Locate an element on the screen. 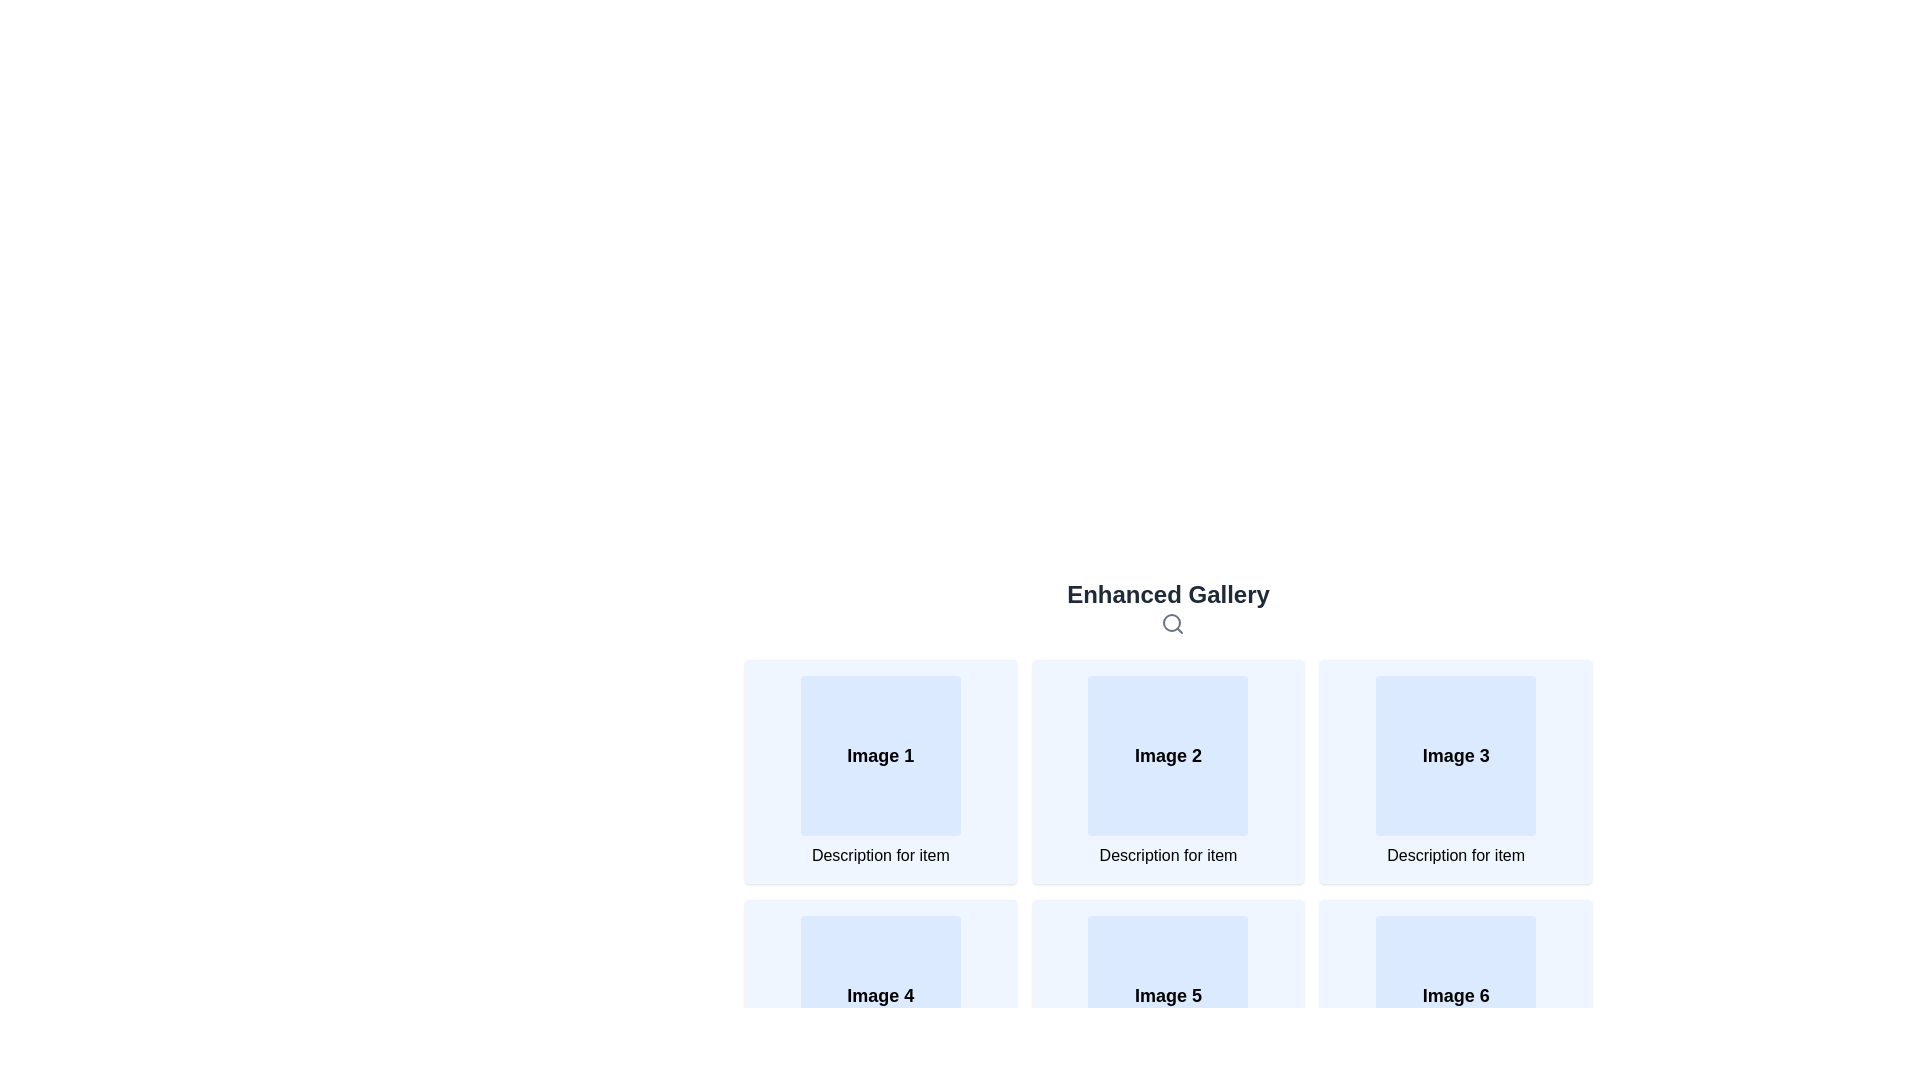 The width and height of the screenshot is (1920, 1080). the square box with a light blue background that contains the bold text 'Image 4', located in the bottom left of the grid layout is located at coordinates (880, 995).